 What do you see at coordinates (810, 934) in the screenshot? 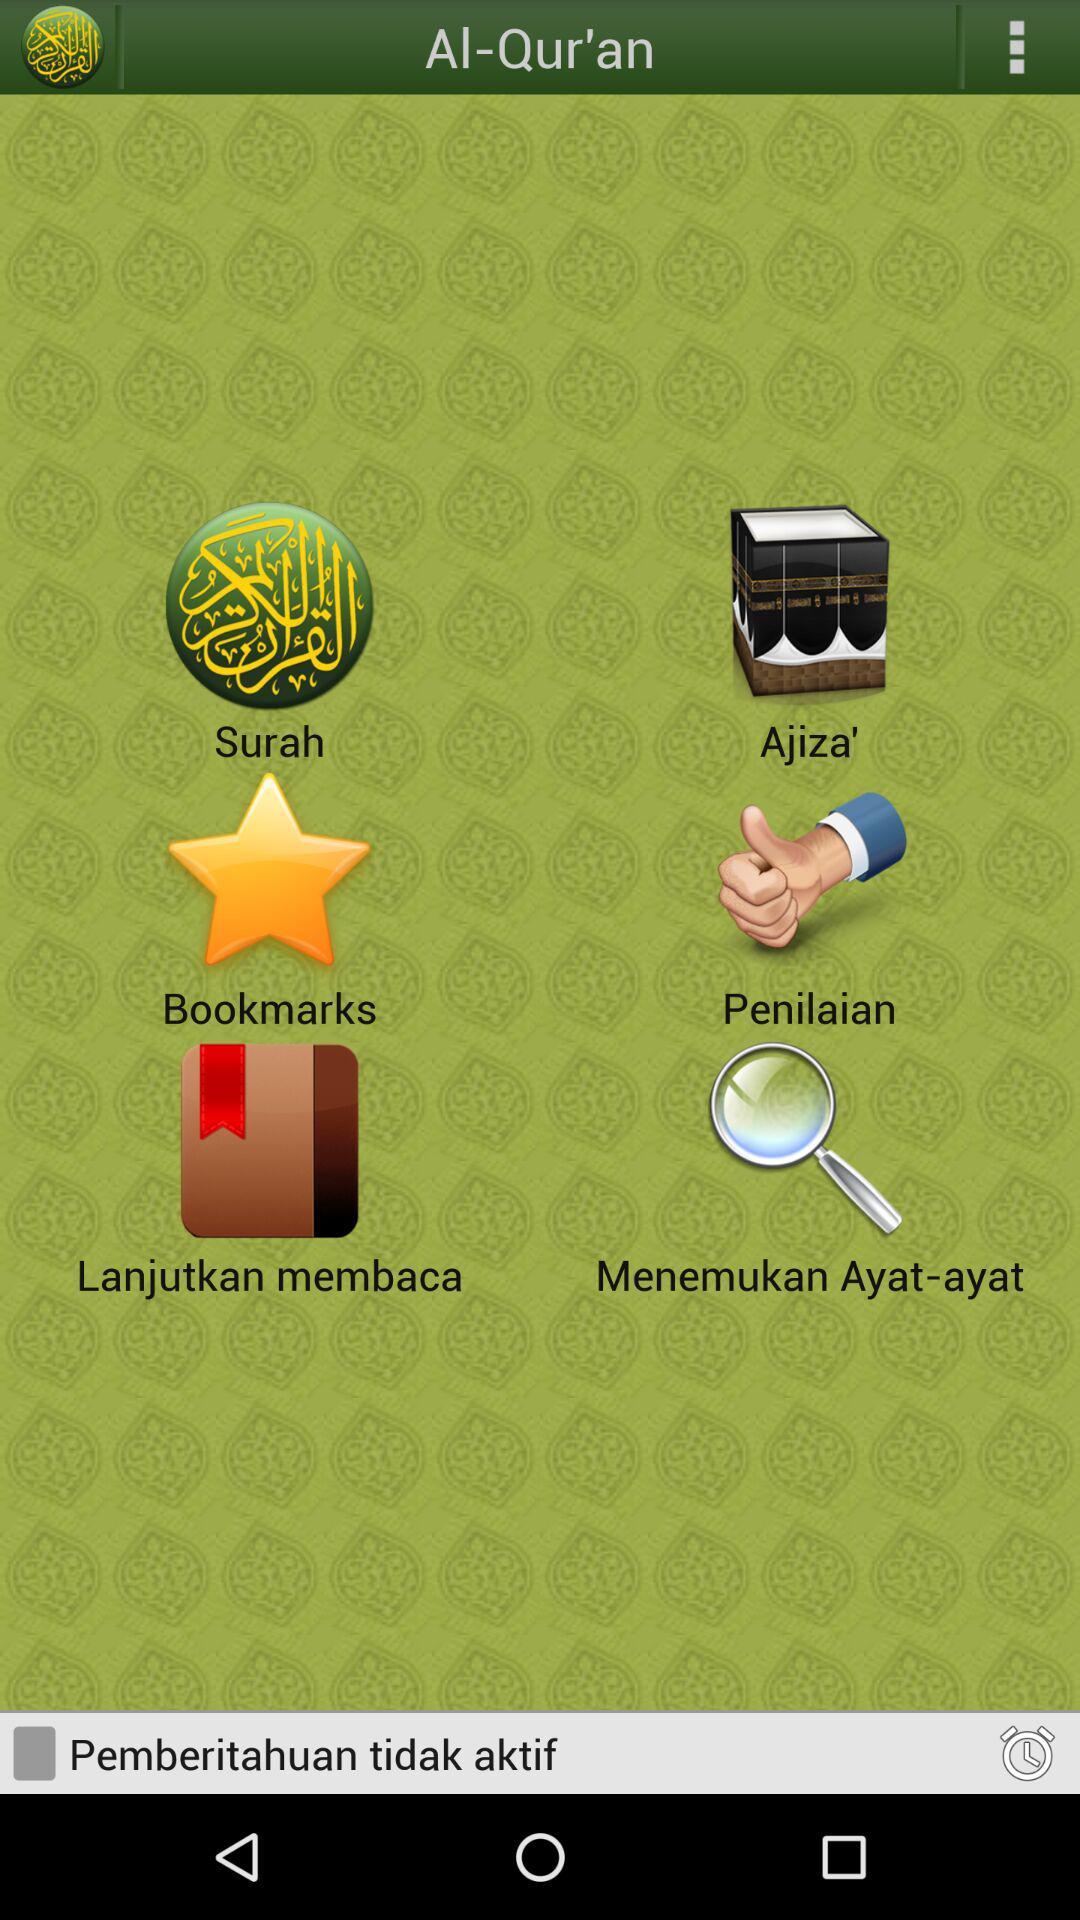
I see `the thumbs_up icon` at bounding box center [810, 934].